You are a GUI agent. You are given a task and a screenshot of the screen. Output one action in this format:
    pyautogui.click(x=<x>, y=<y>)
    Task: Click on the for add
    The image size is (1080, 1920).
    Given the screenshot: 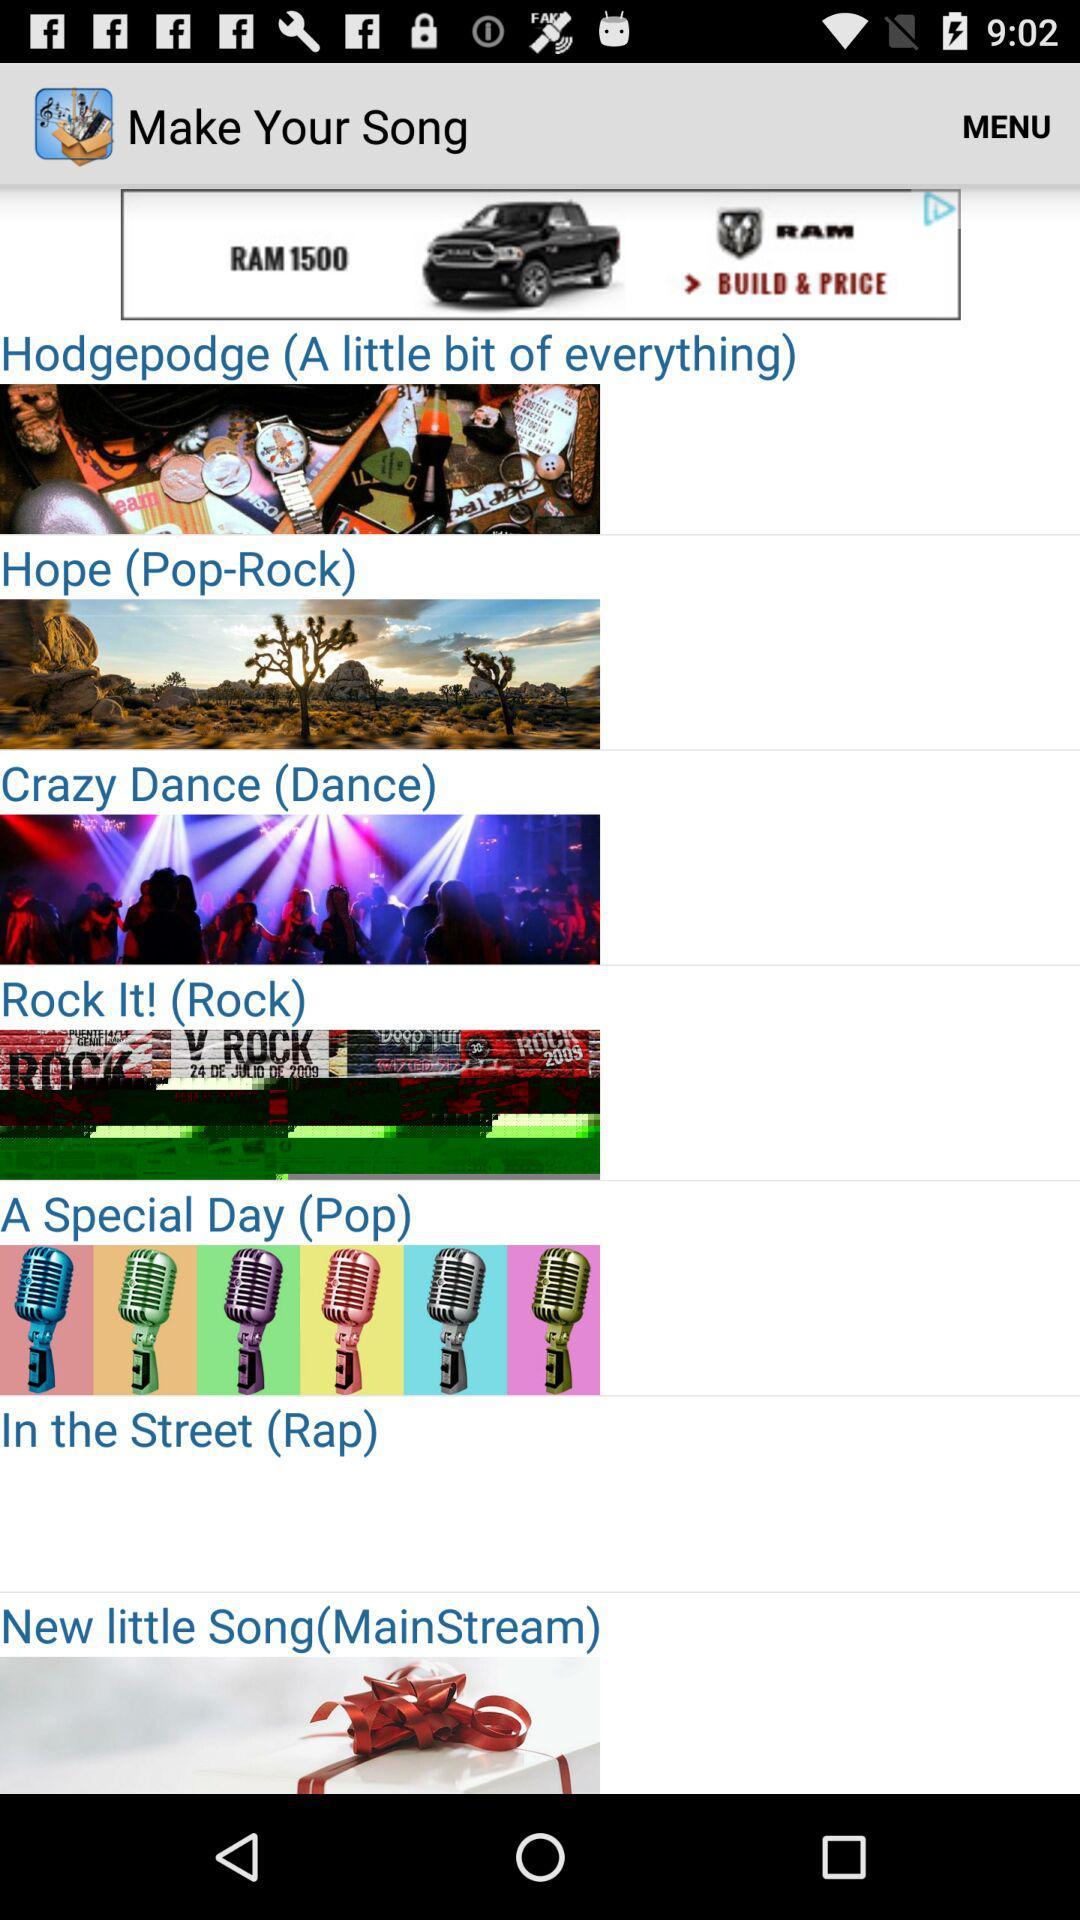 What is the action you would take?
    pyautogui.click(x=300, y=1320)
    